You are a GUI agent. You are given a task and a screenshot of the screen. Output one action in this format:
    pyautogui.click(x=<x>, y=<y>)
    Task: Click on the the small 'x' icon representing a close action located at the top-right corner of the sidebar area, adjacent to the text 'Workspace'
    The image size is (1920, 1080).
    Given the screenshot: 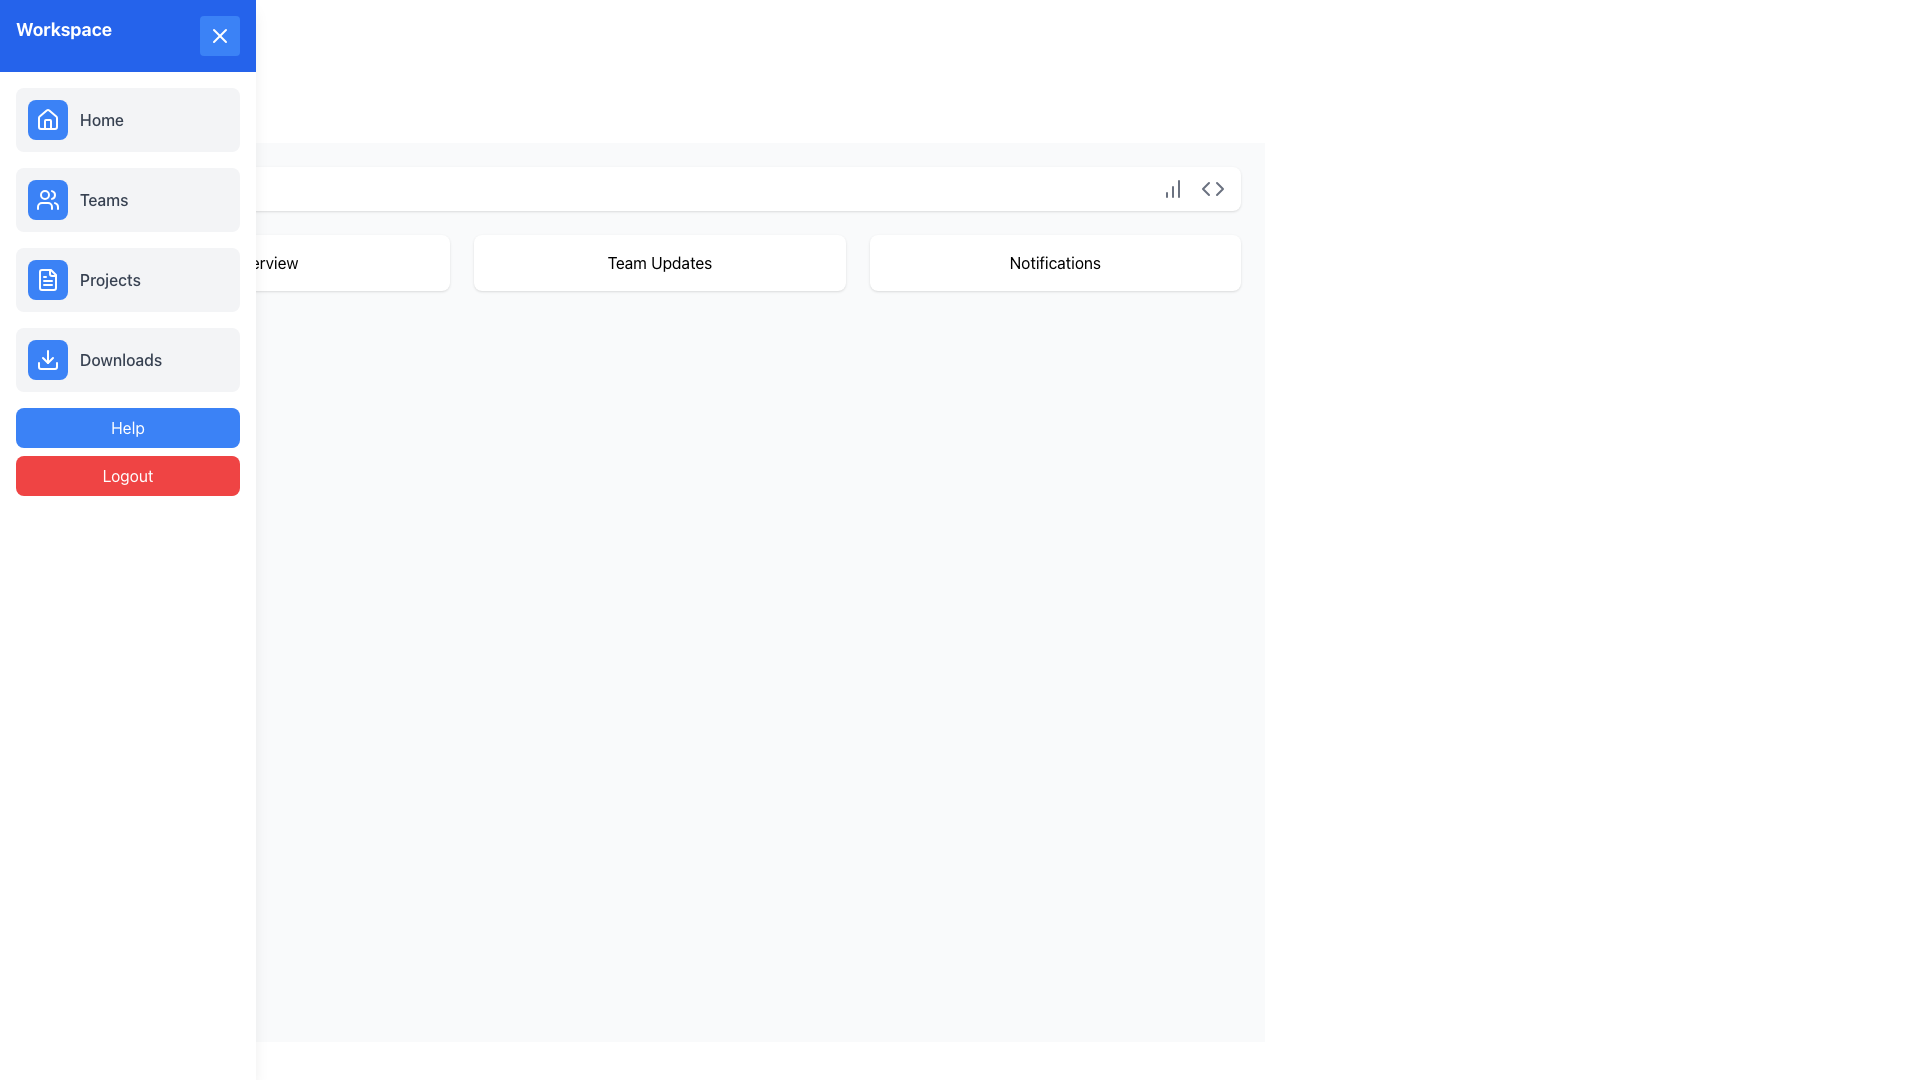 What is the action you would take?
    pyautogui.click(x=39, y=39)
    